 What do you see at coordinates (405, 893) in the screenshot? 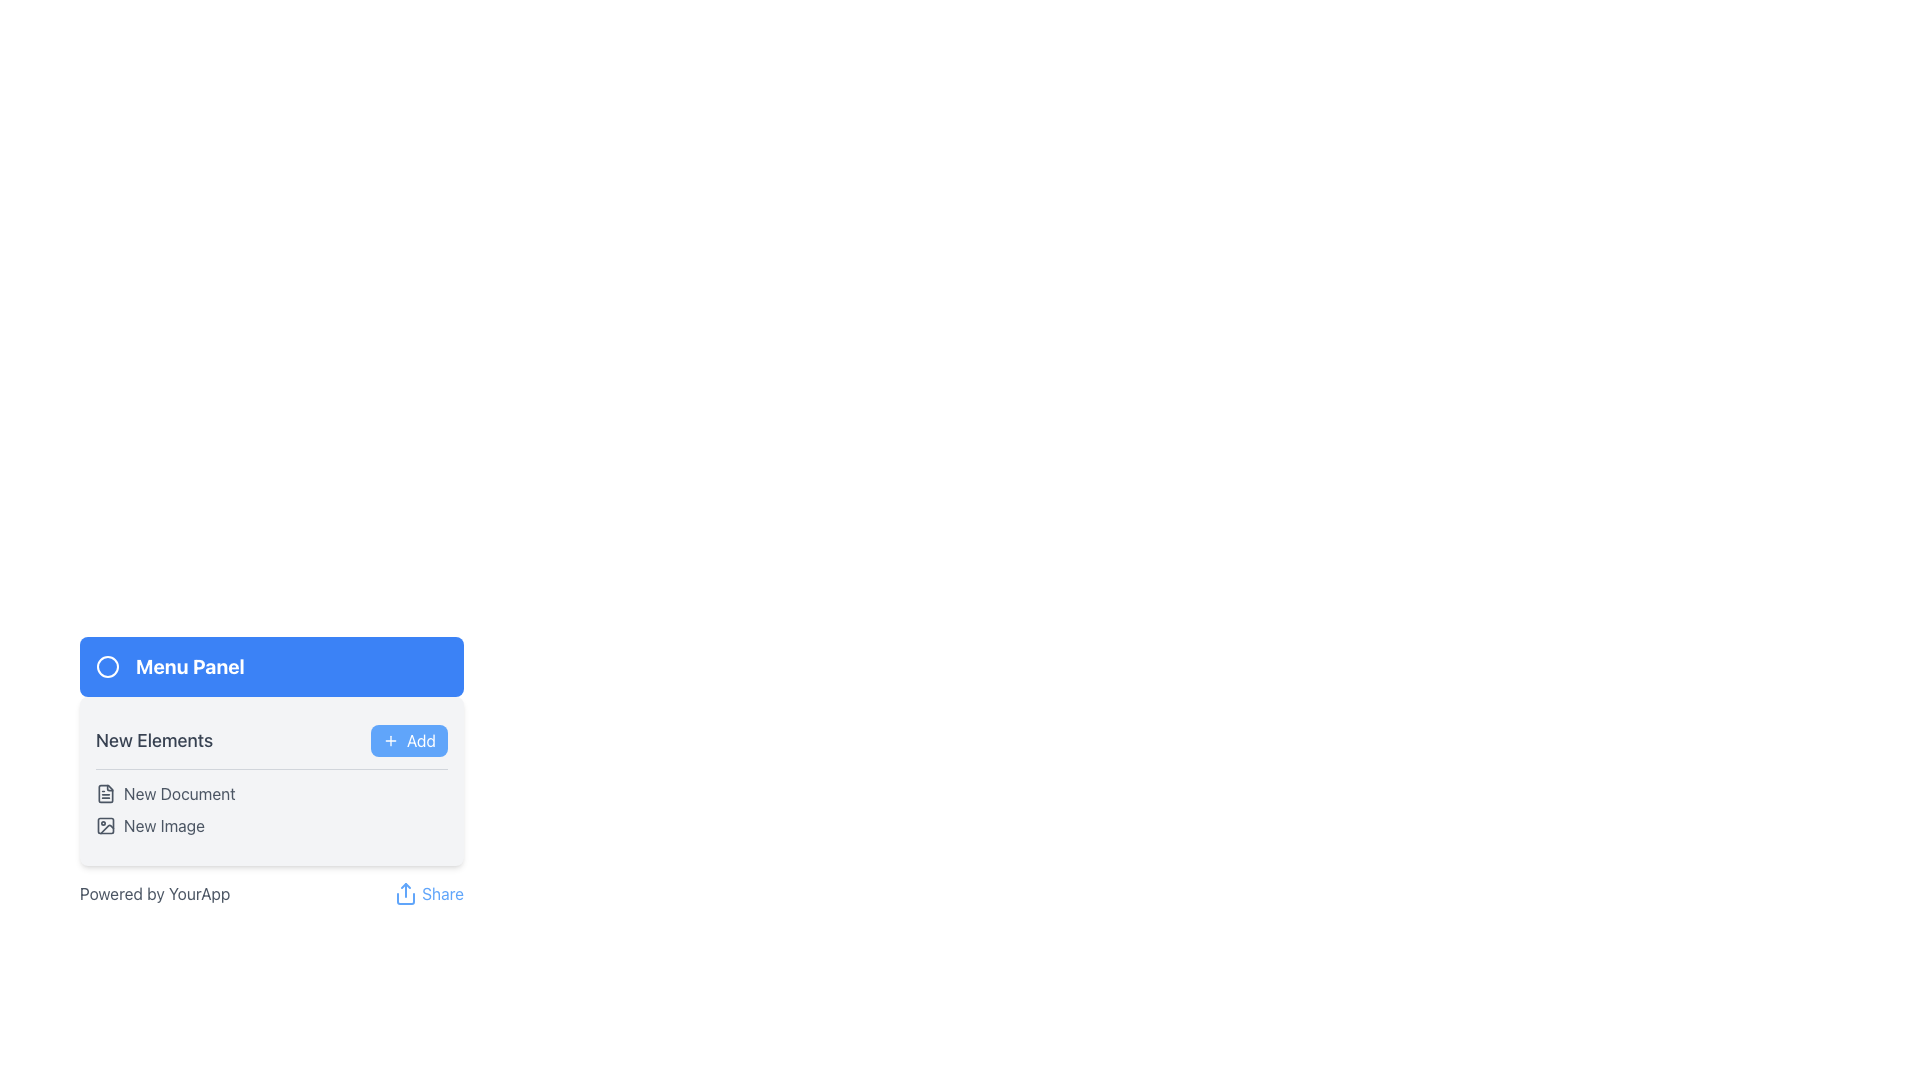
I see `the blue share icon, which features a vertical arrow pointing upwards from a horizontal base within an outlined square-like structure` at bounding box center [405, 893].